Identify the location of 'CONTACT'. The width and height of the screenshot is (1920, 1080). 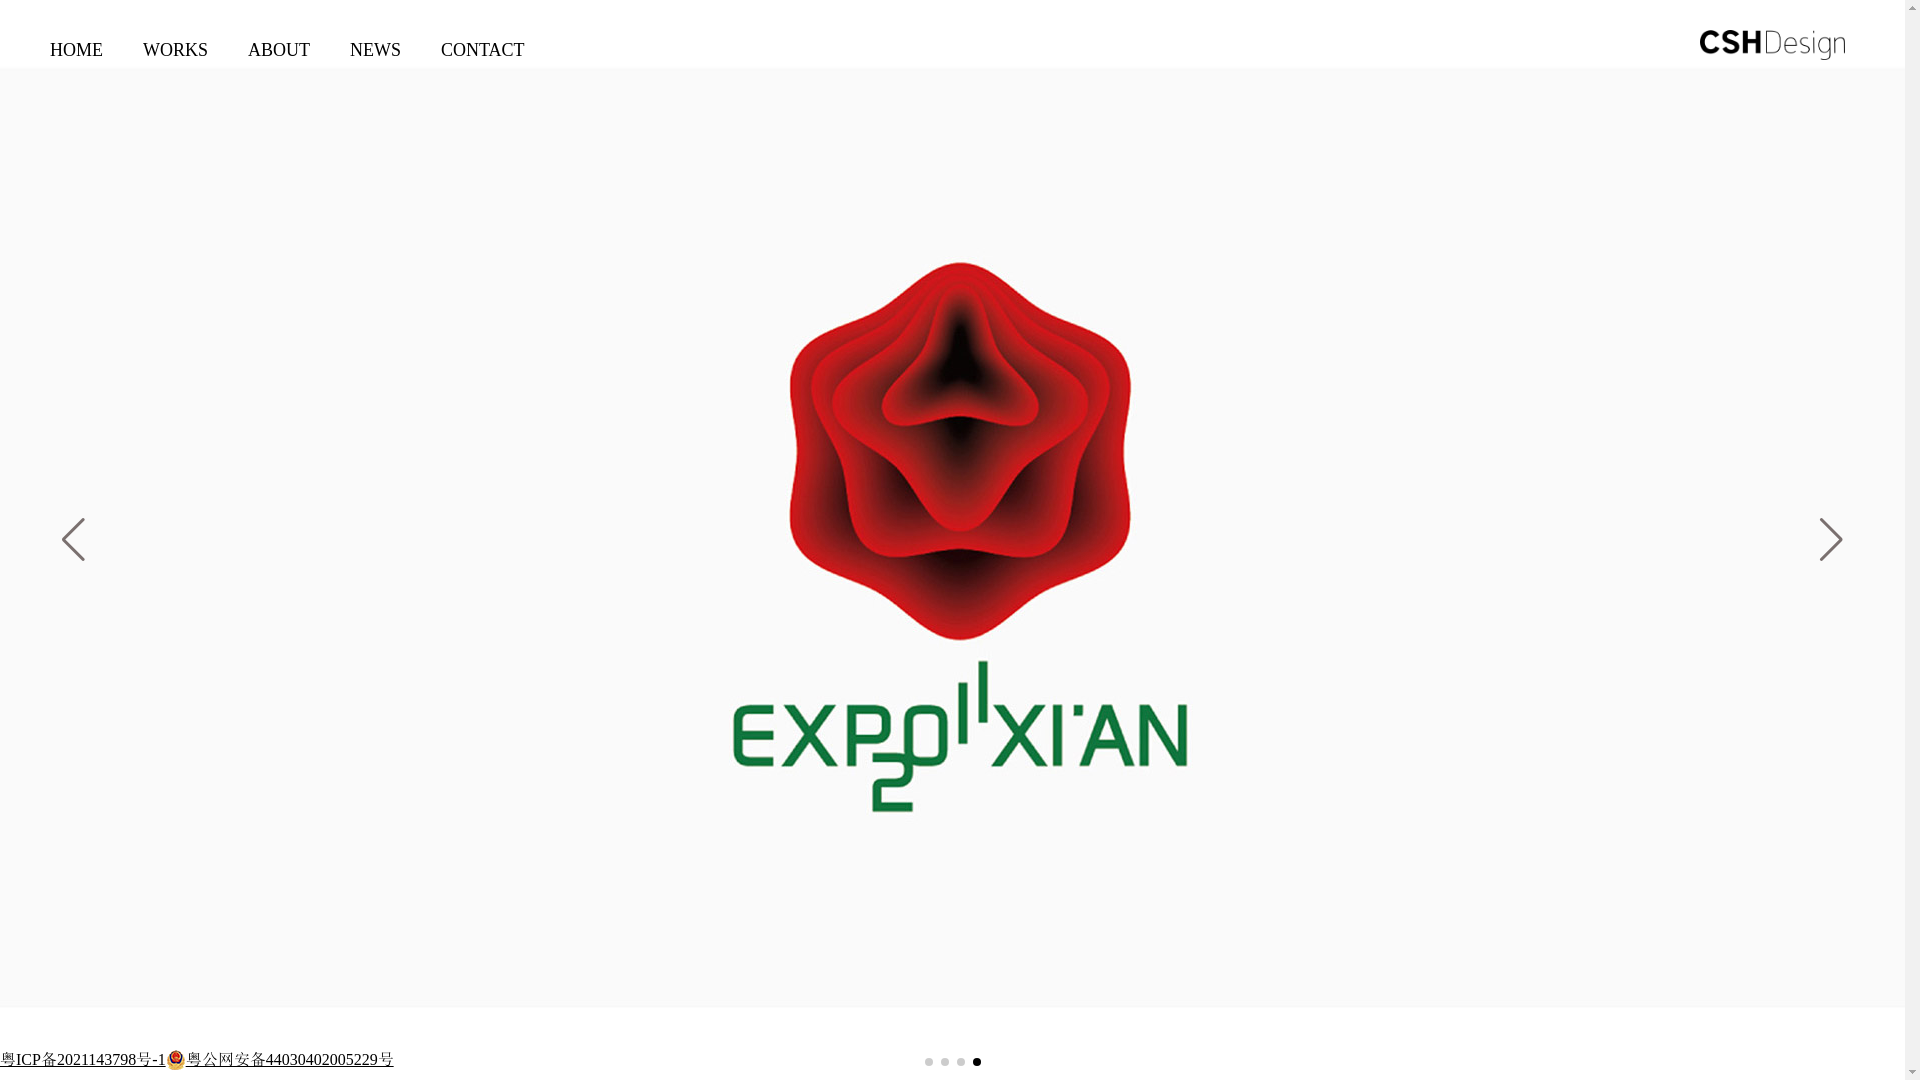
(483, 64).